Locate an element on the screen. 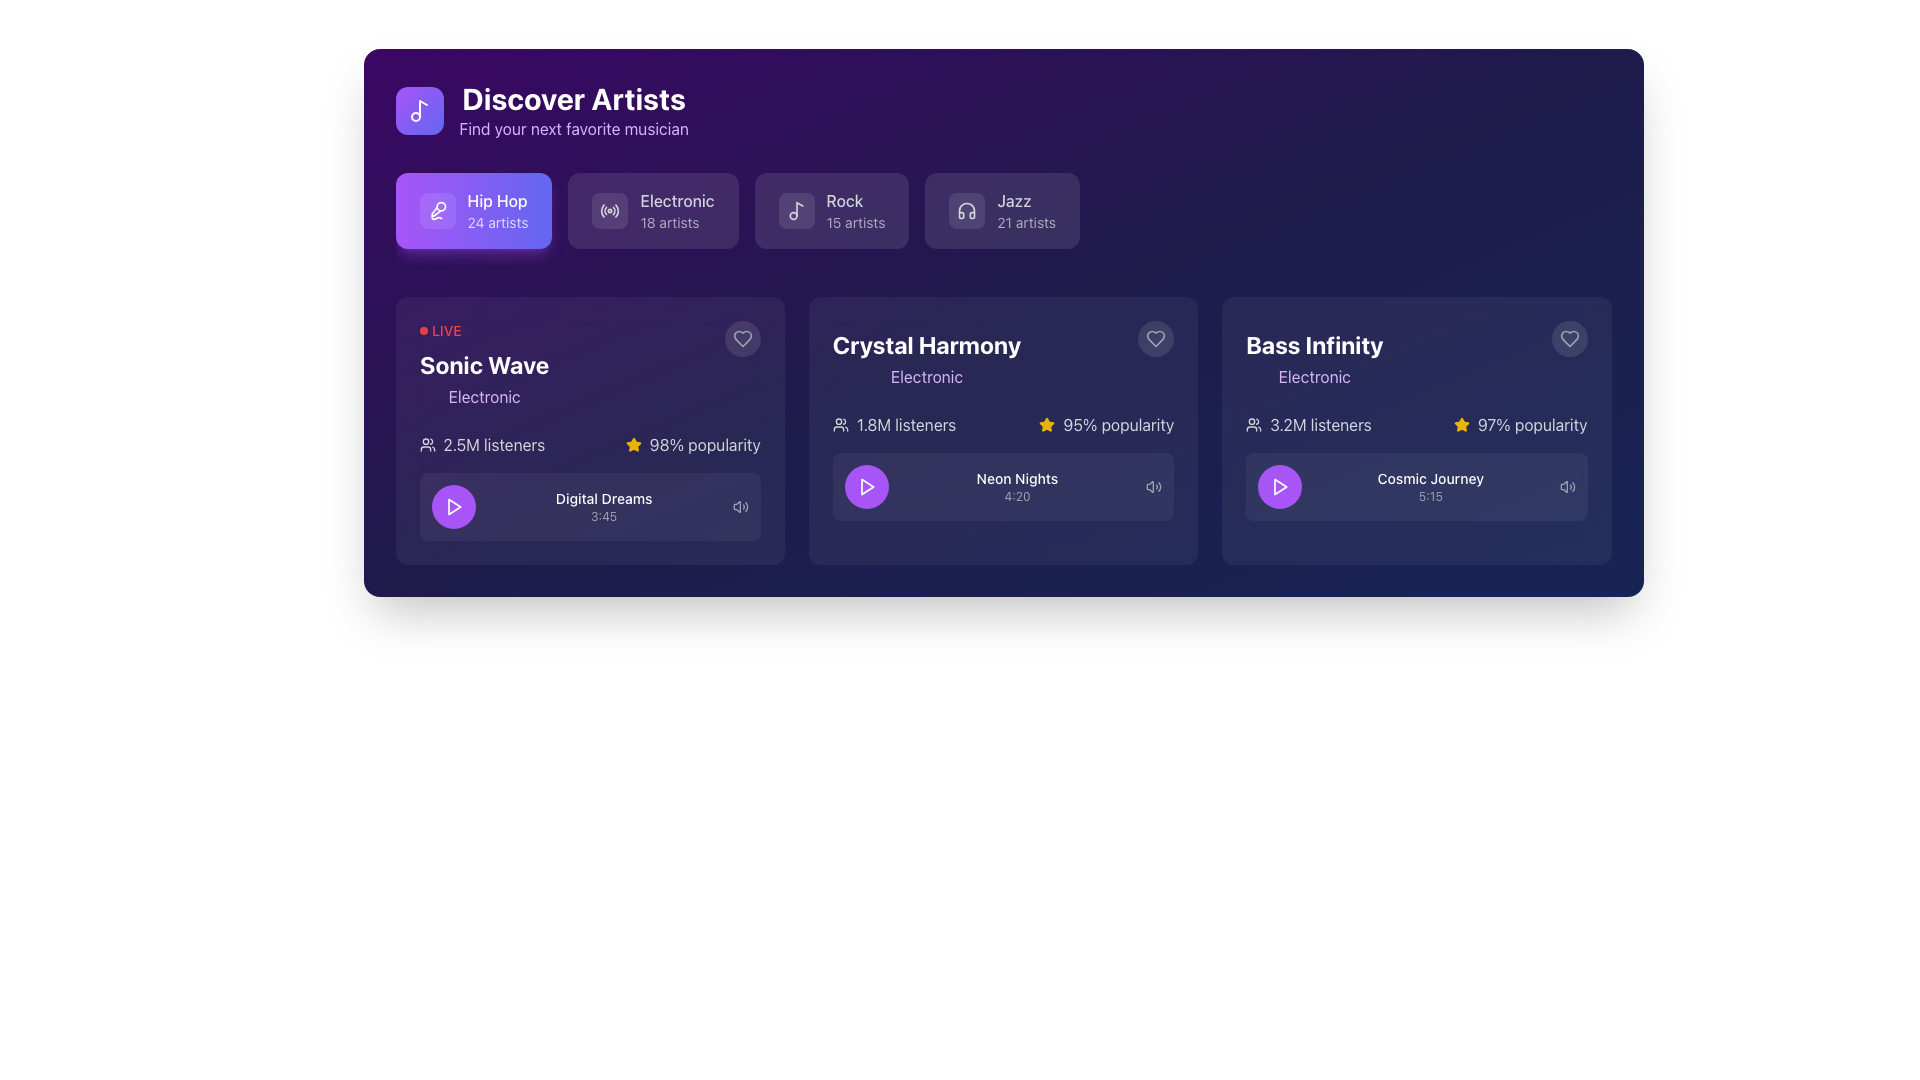  the Display component that shows the title and duration of a track, located in the last card under the 'Bass Infinity' heading, to interact with its associated functionality is located at coordinates (1415, 466).